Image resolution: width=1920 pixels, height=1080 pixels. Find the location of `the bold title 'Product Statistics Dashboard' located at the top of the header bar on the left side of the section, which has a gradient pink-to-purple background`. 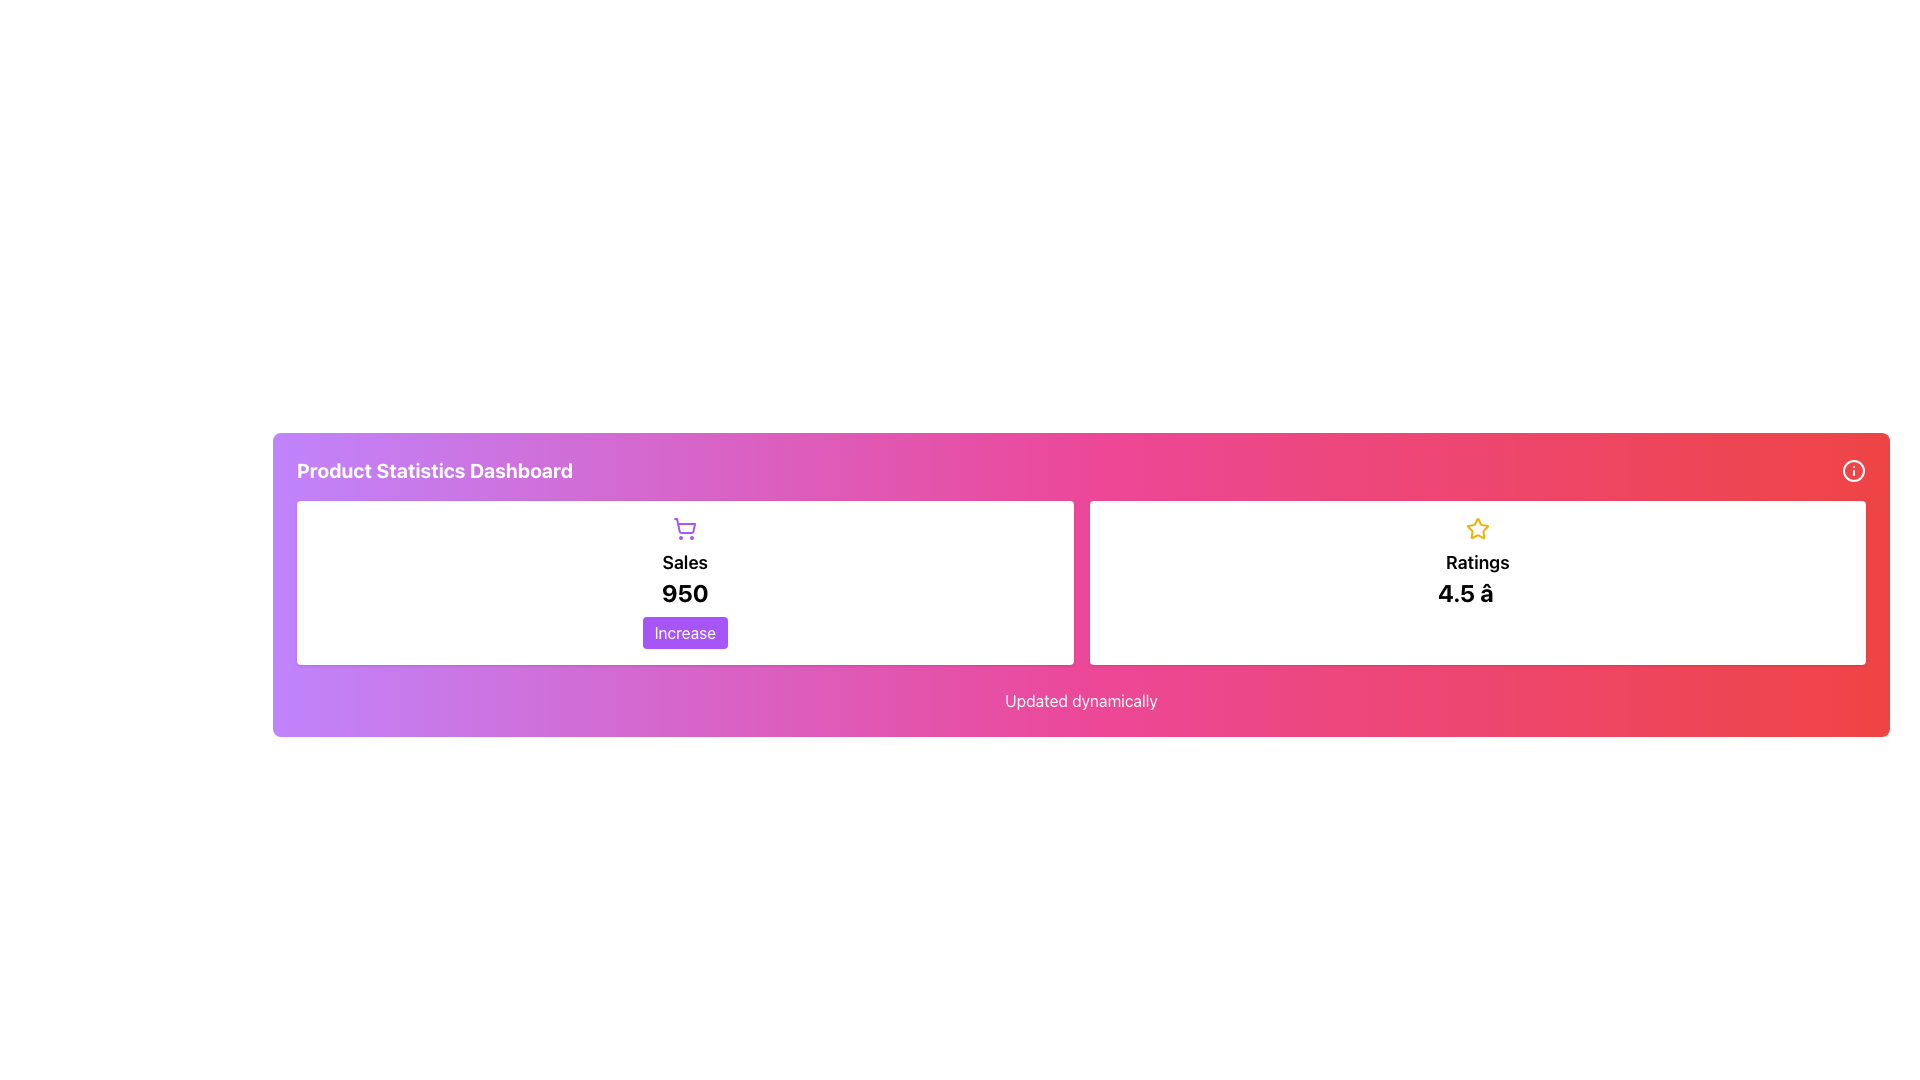

the bold title 'Product Statistics Dashboard' located at the top of the header bar on the left side of the section, which has a gradient pink-to-purple background is located at coordinates (433, 470).